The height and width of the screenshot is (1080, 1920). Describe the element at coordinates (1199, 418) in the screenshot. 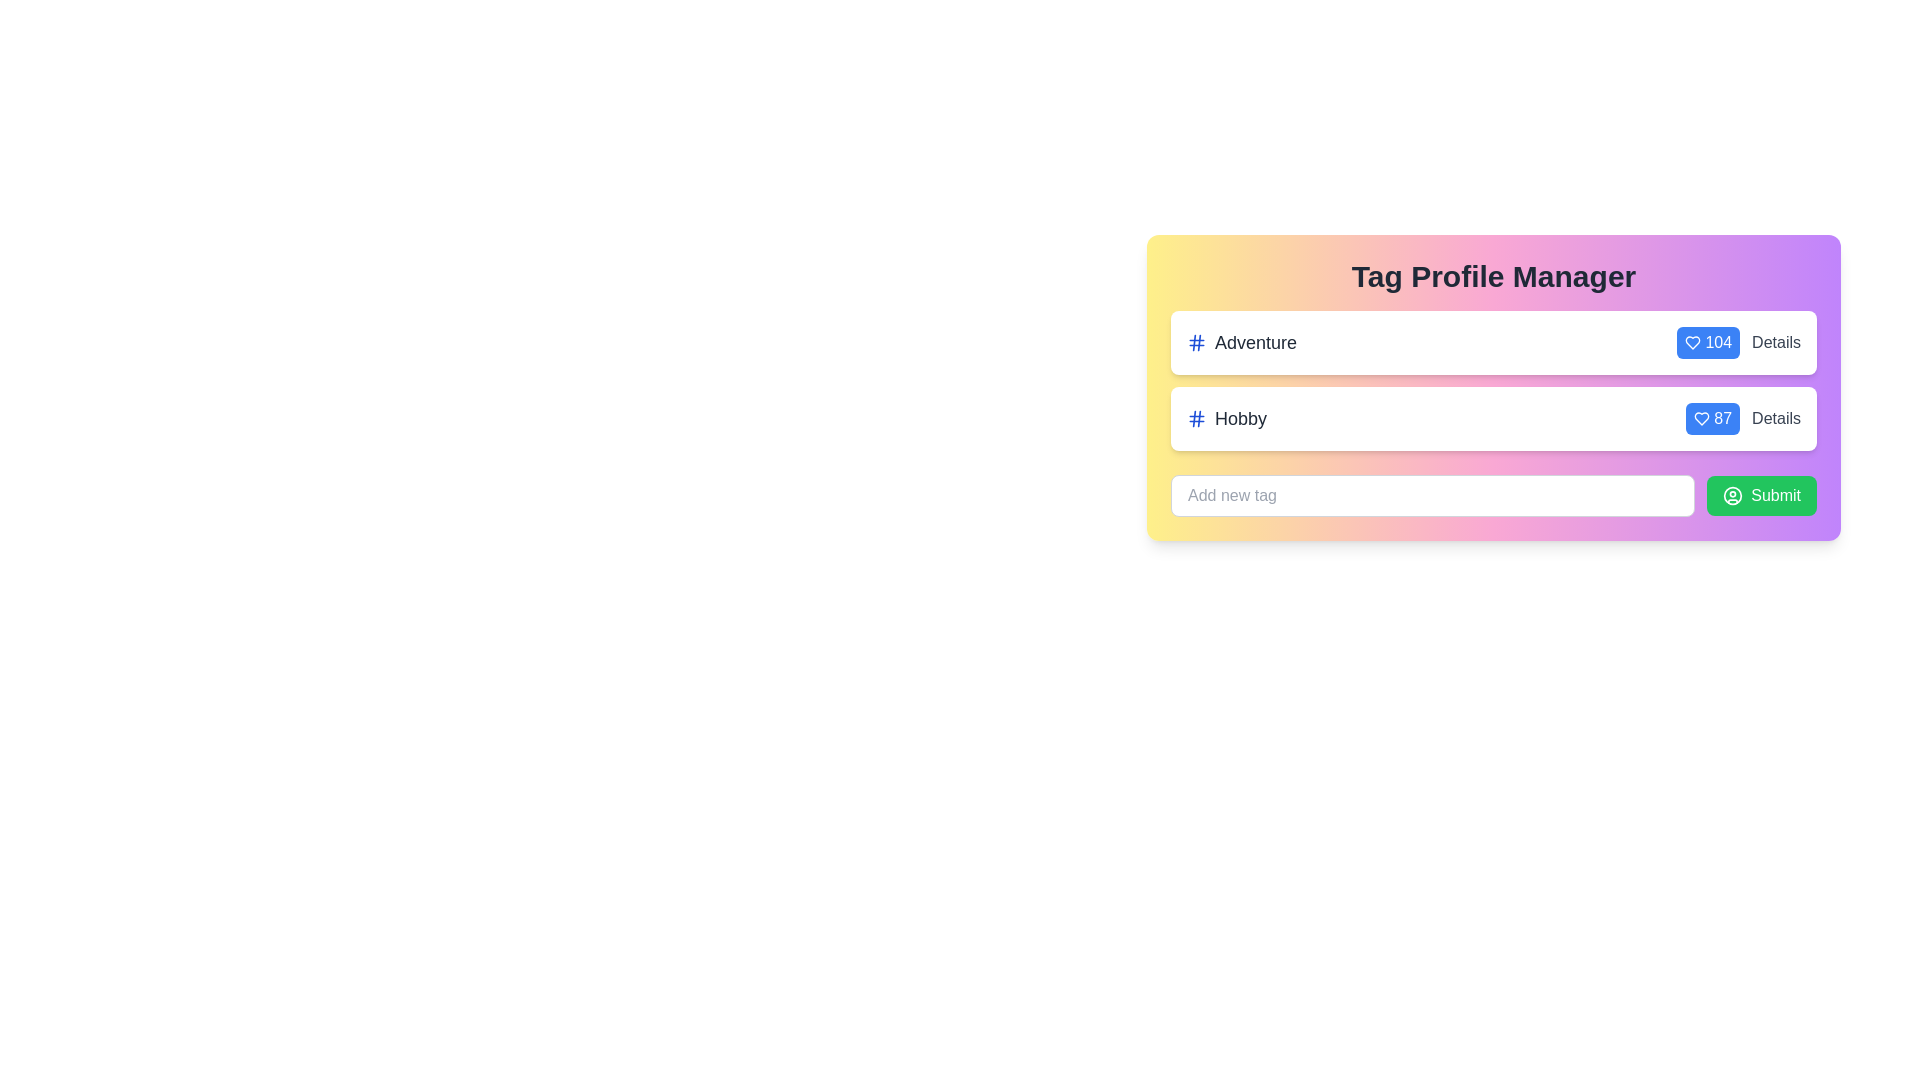

I see `right vertical line of the hashtag icon, which is styled in vibrant blue and located to the left of the 'Hobby' text in the second row of the tag list` at that location.